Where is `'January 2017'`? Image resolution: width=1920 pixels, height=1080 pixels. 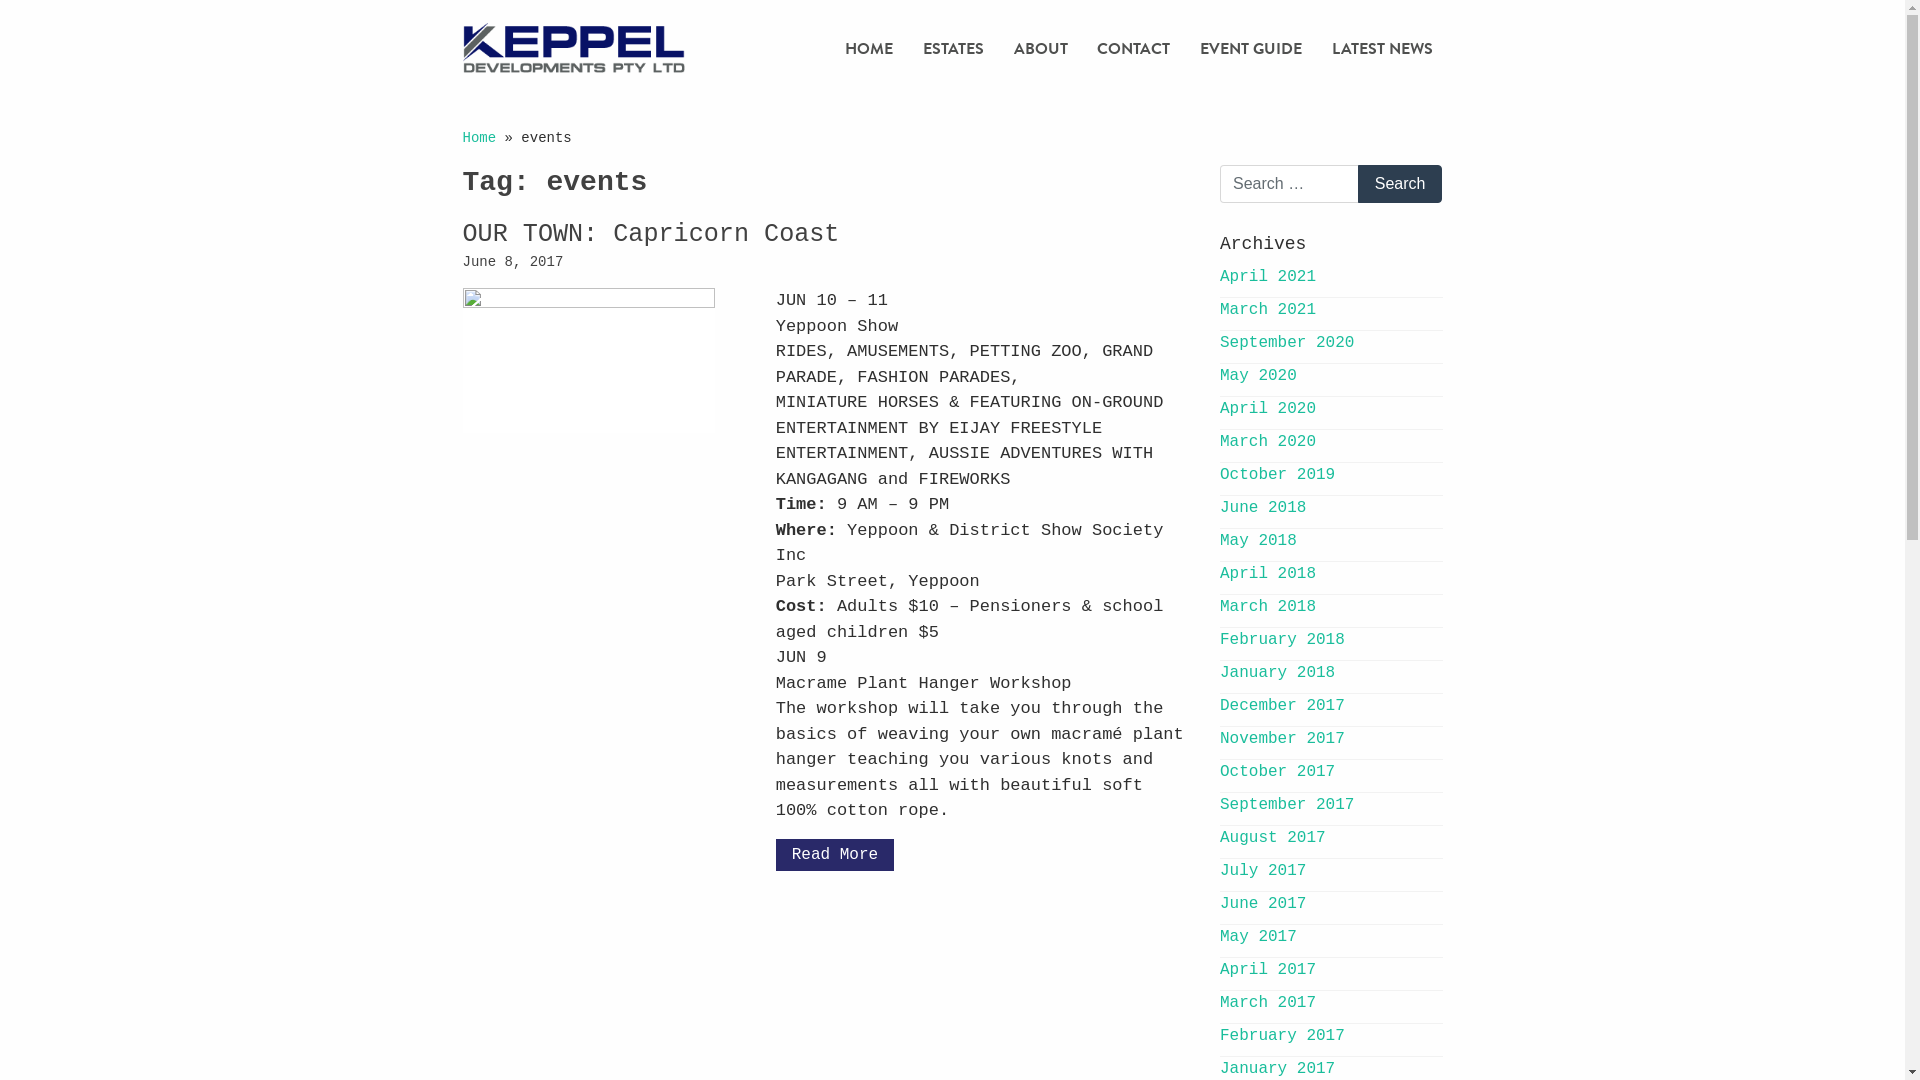 'January 2017' is located at coordinates (1276, 1067).